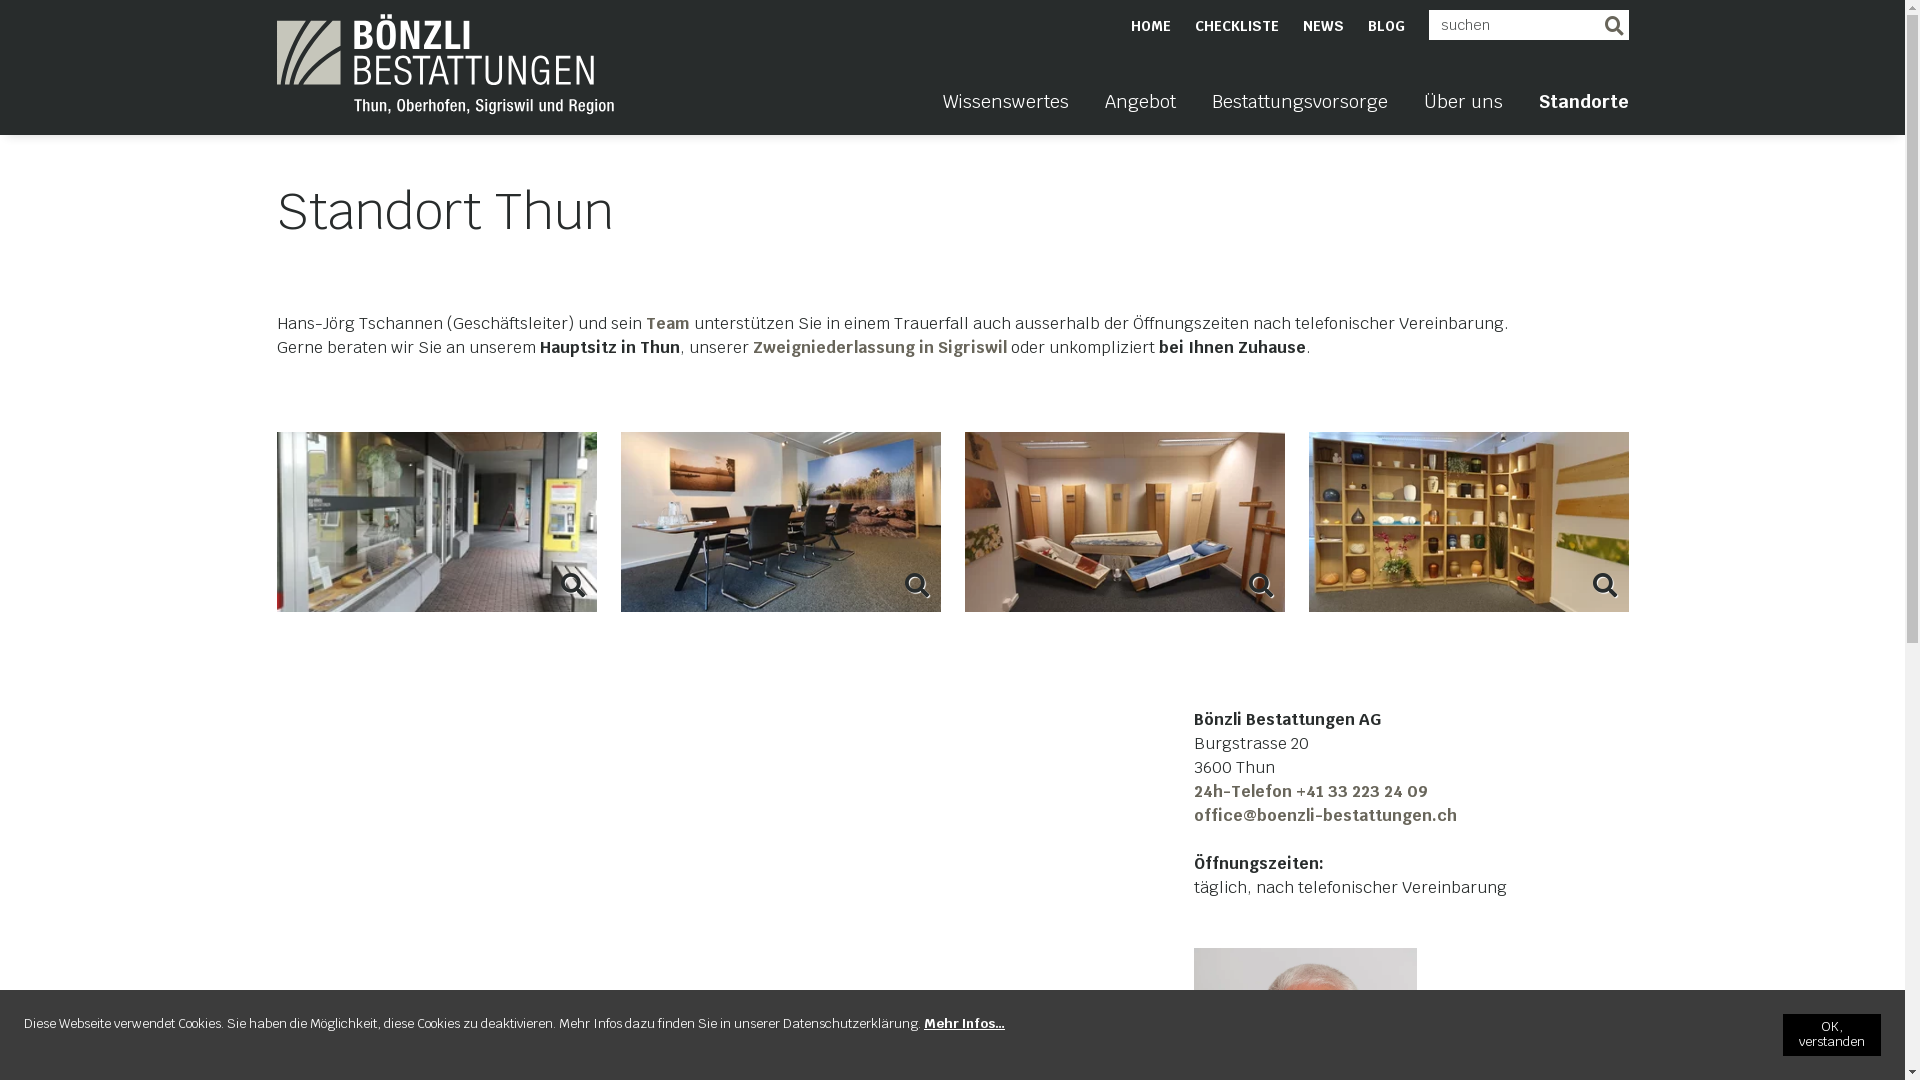 This screenshot has height=1080, width=1920. I want to click on 'Standorte', so click(1536, 112).